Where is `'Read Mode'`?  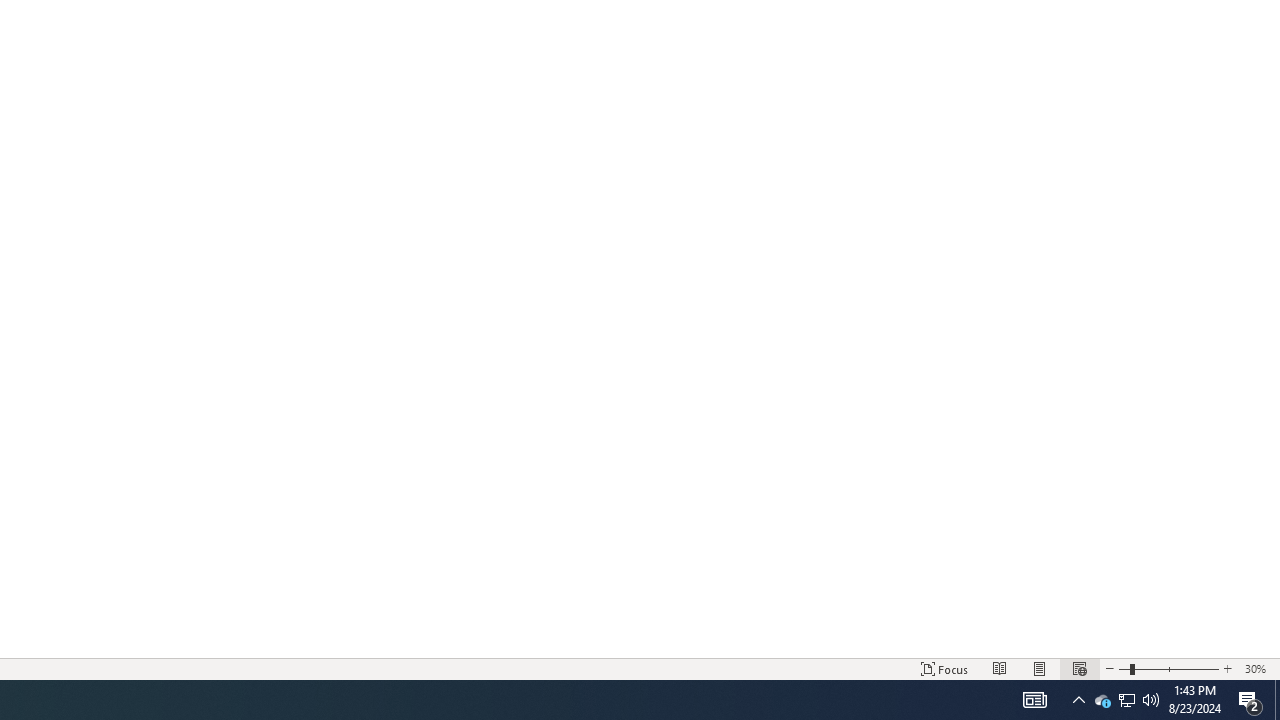 'Read Mode' is located at coordinates (1000, 669).